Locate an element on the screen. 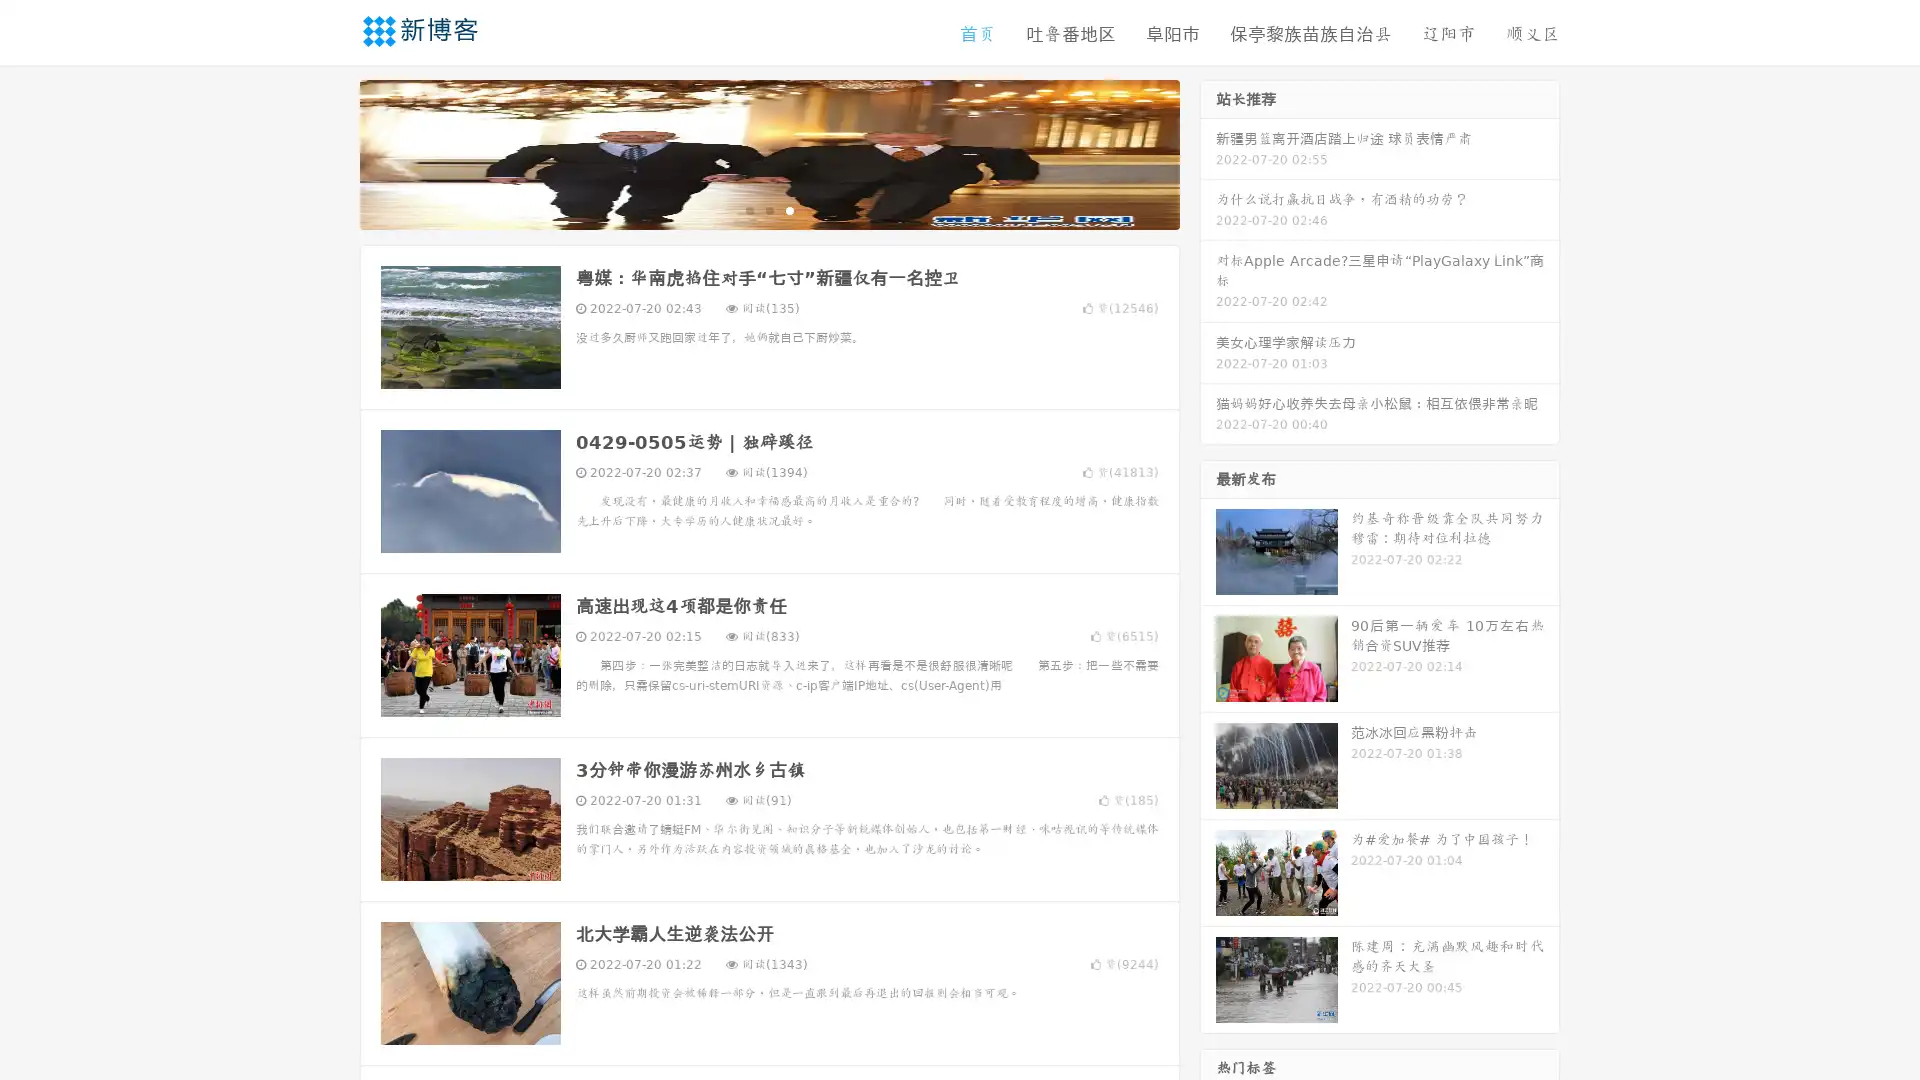  Go to slide 2 is located at coordinates (768, 225).